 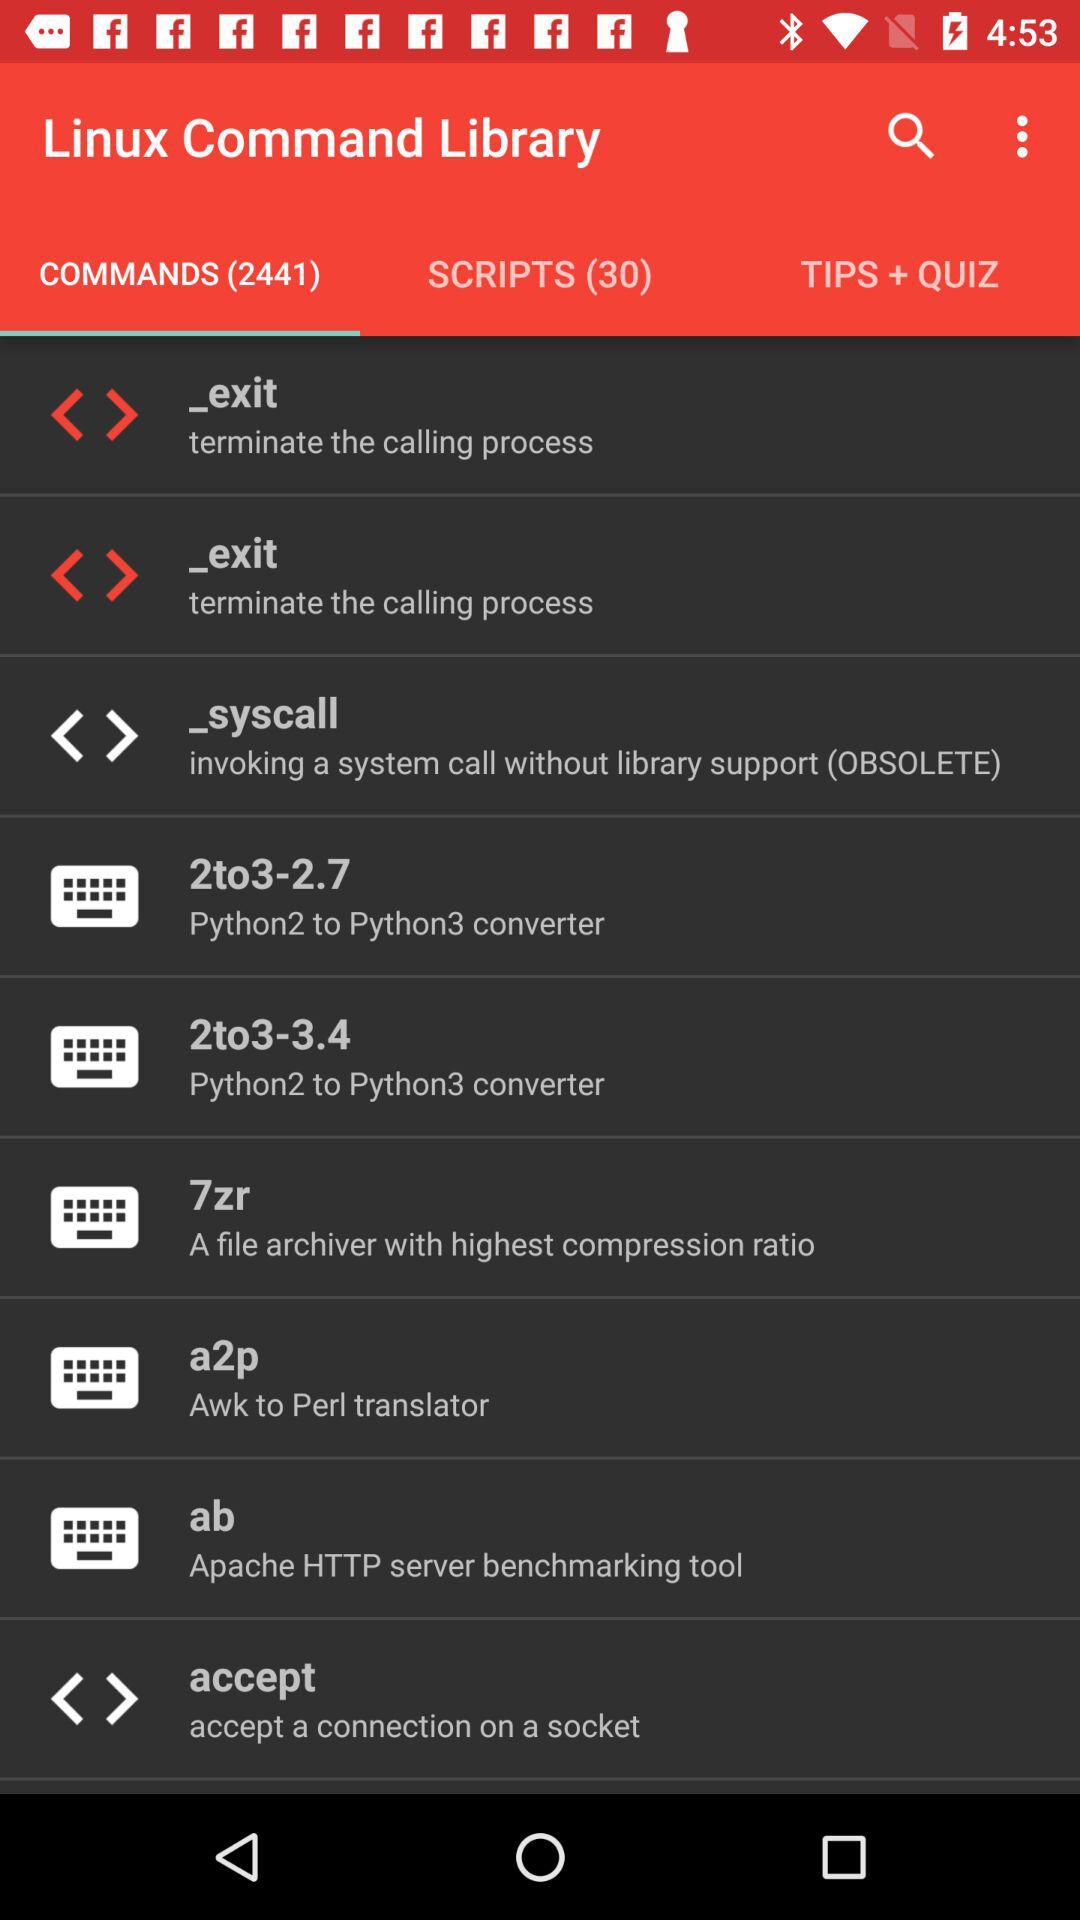 What do you see at coordinates (594, 760) in the screenshot?
I see `invoking a system` at bounding box center [594, 760].